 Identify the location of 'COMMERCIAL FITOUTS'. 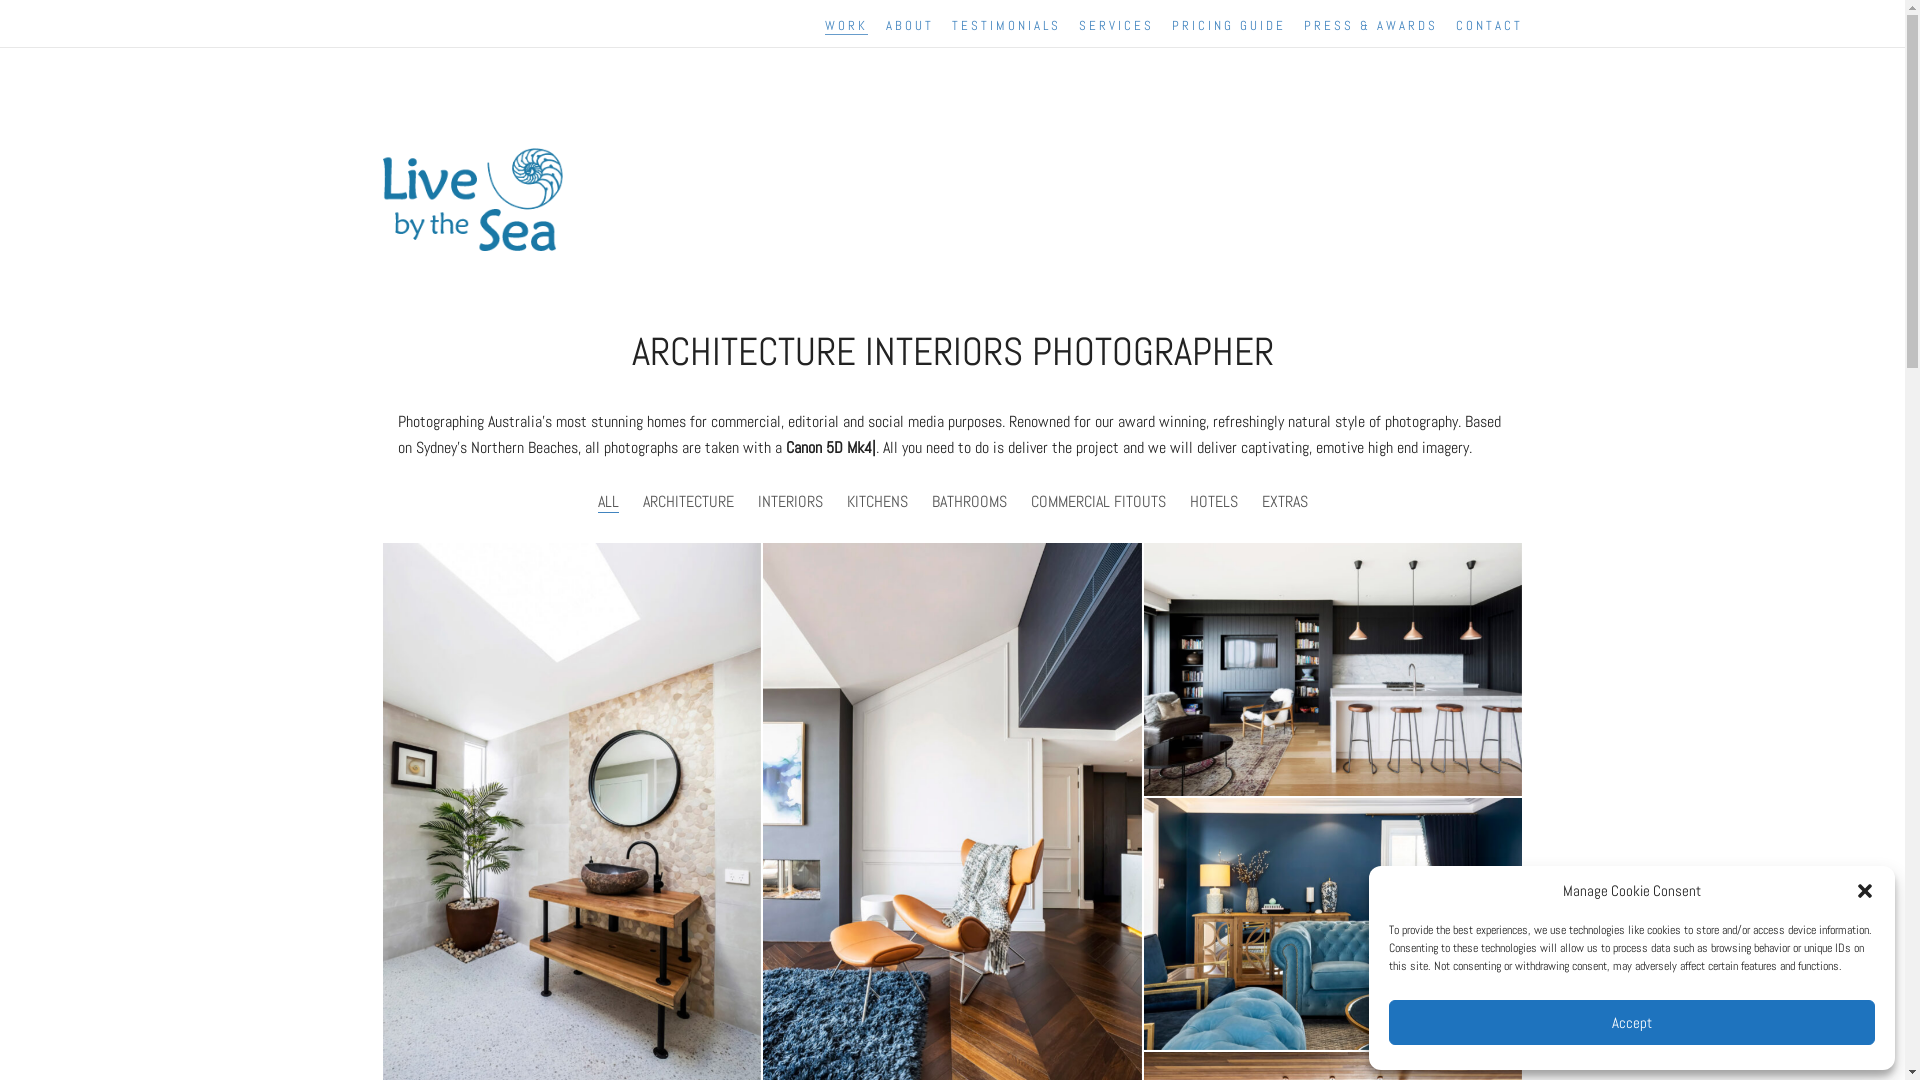
(1096, 500).